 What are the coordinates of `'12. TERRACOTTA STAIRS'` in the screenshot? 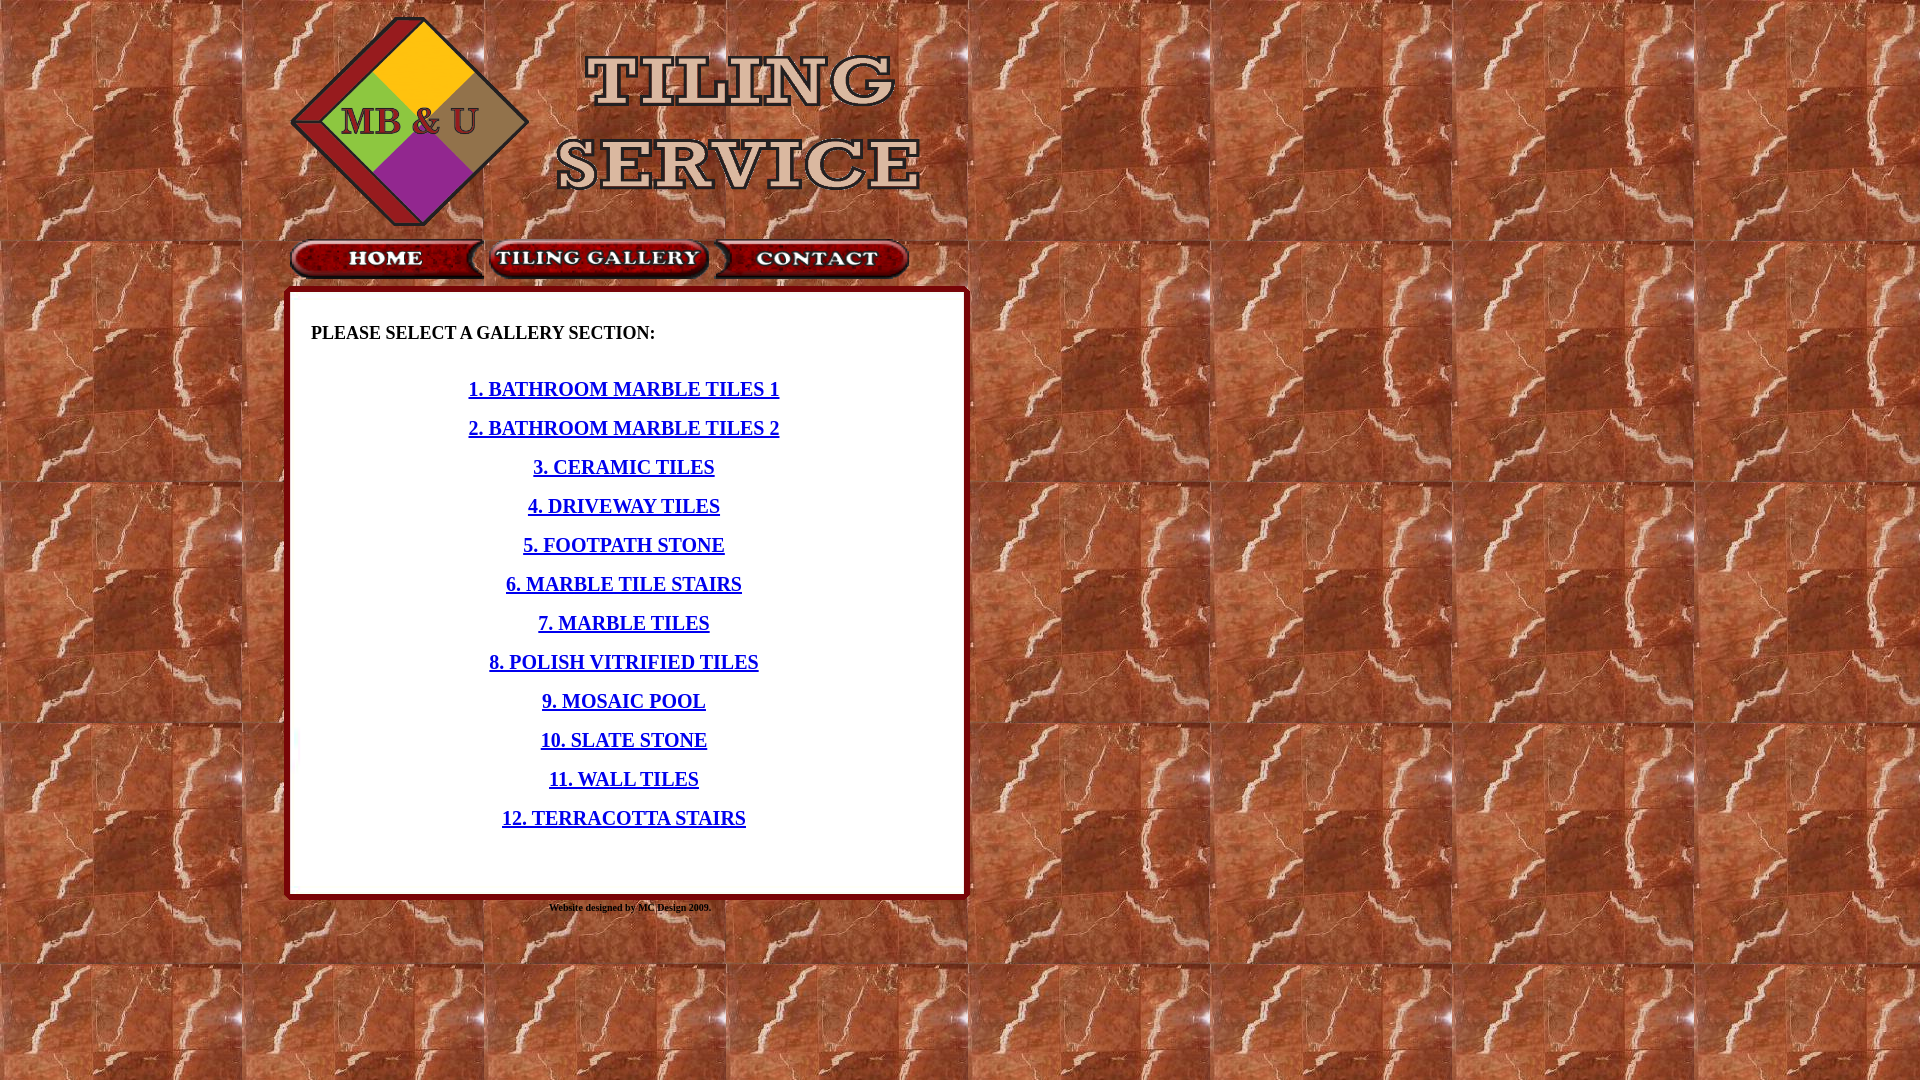 It's located at (623, 817).